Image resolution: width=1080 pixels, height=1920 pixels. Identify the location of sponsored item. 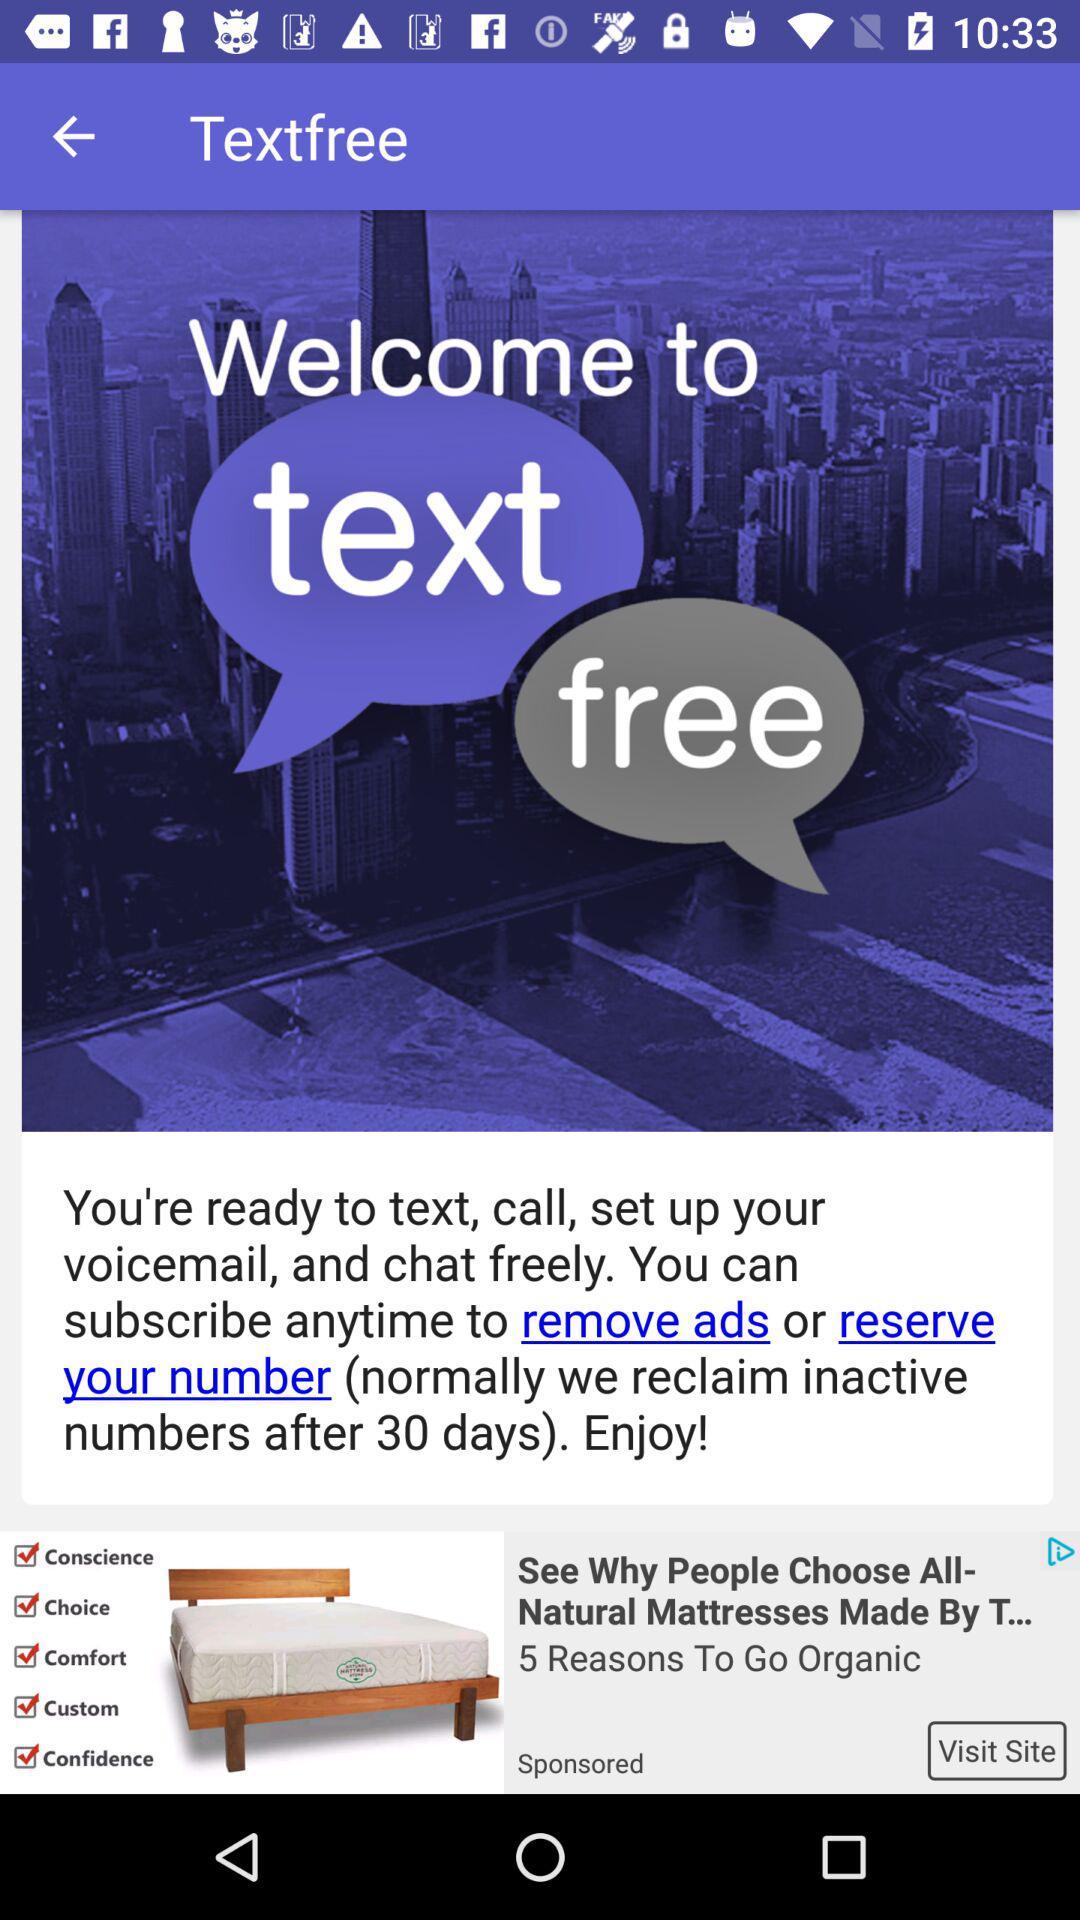
(722, 1749).